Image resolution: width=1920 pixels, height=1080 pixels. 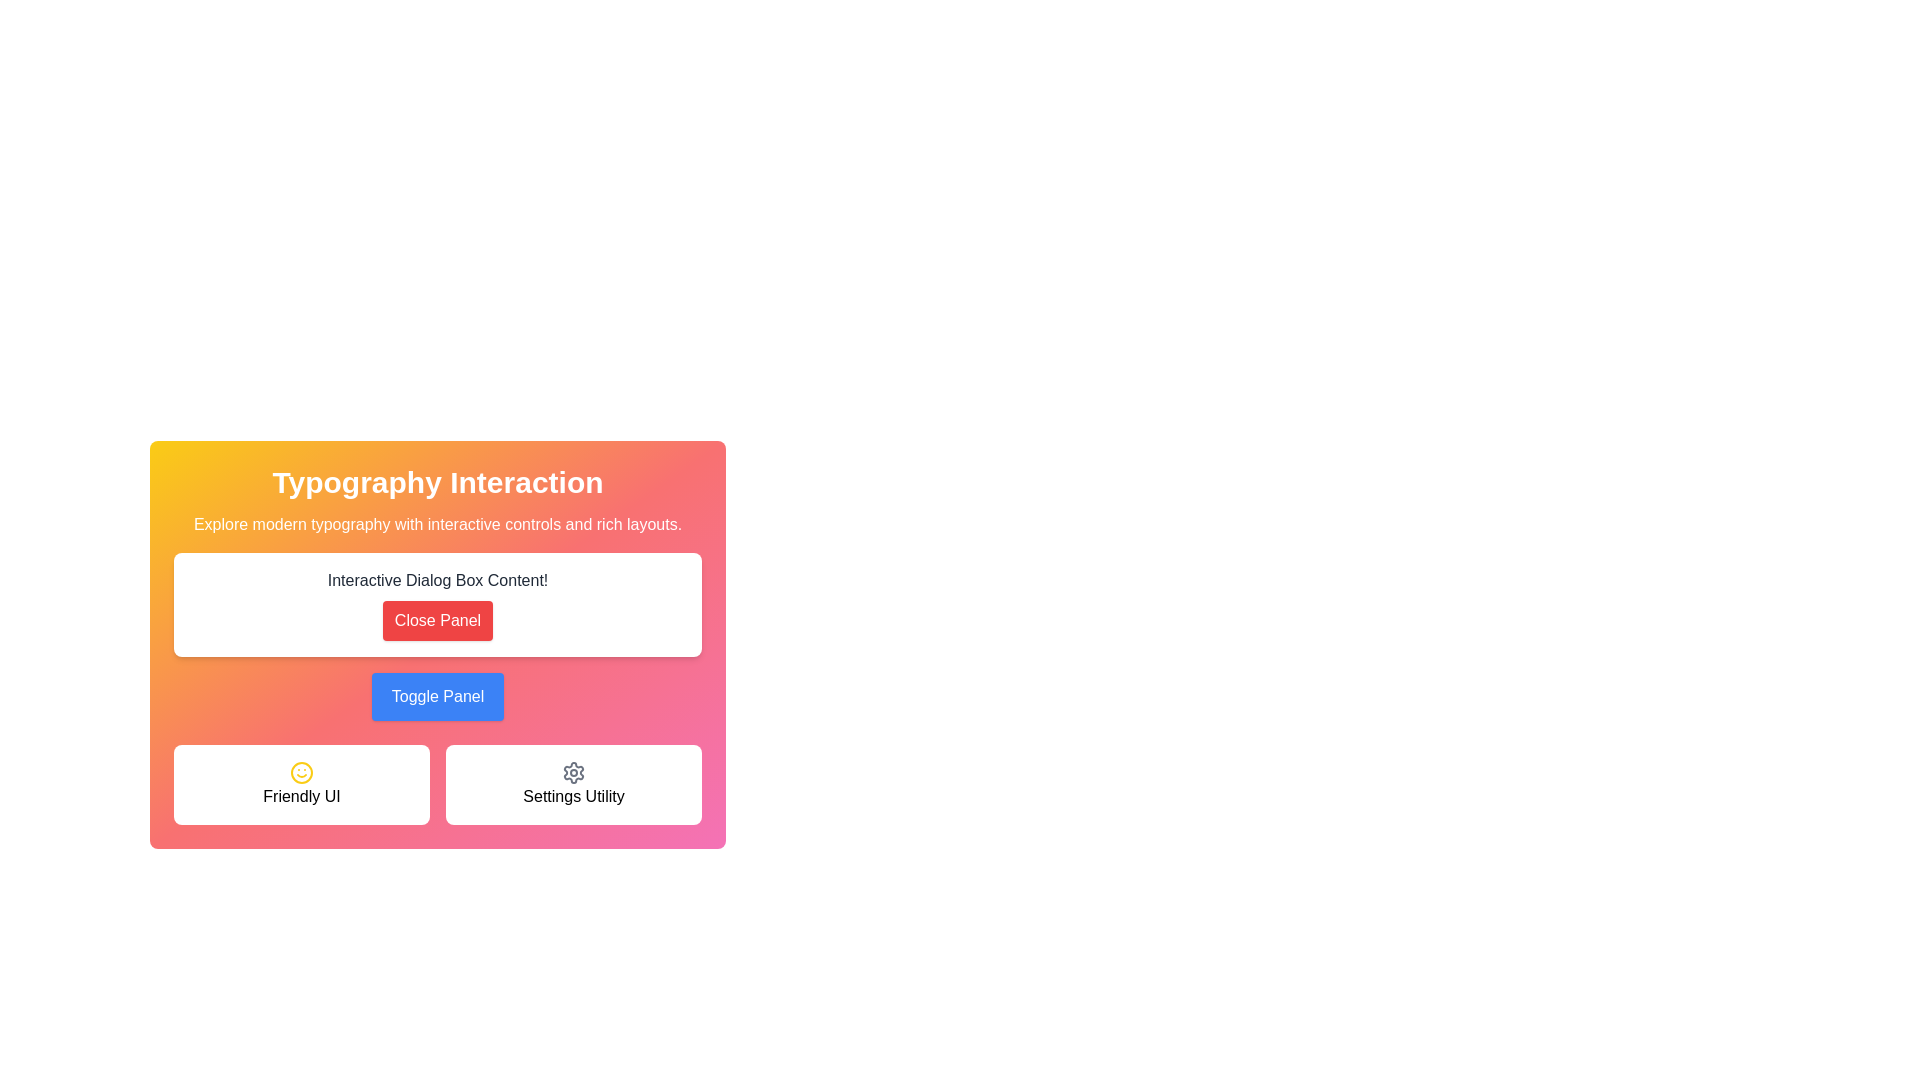 What do you see at coordinates (573, 784) in the screenshot?
I see `the settings button located at the bottom right of the two-button grid layout` at bounding box center [573, 784].